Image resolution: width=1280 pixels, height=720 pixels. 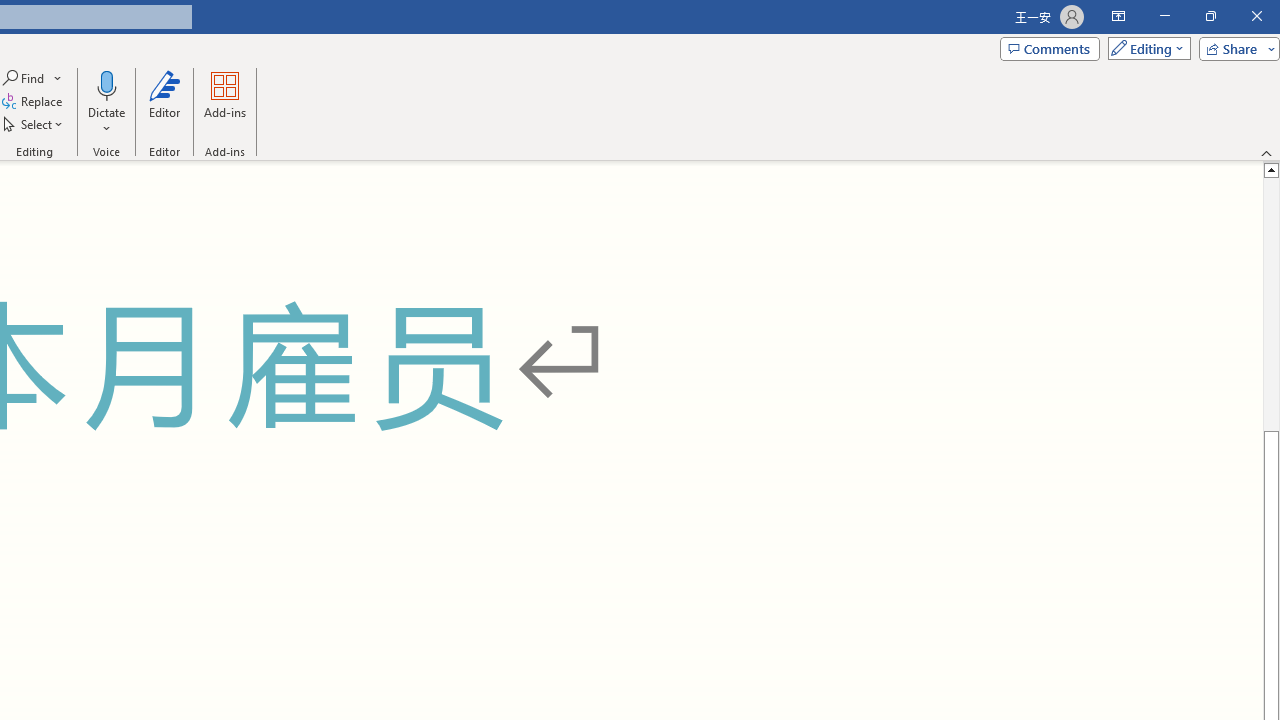 I want to click on 'Collapse the Ribbon', so click(x=1266, y=152).